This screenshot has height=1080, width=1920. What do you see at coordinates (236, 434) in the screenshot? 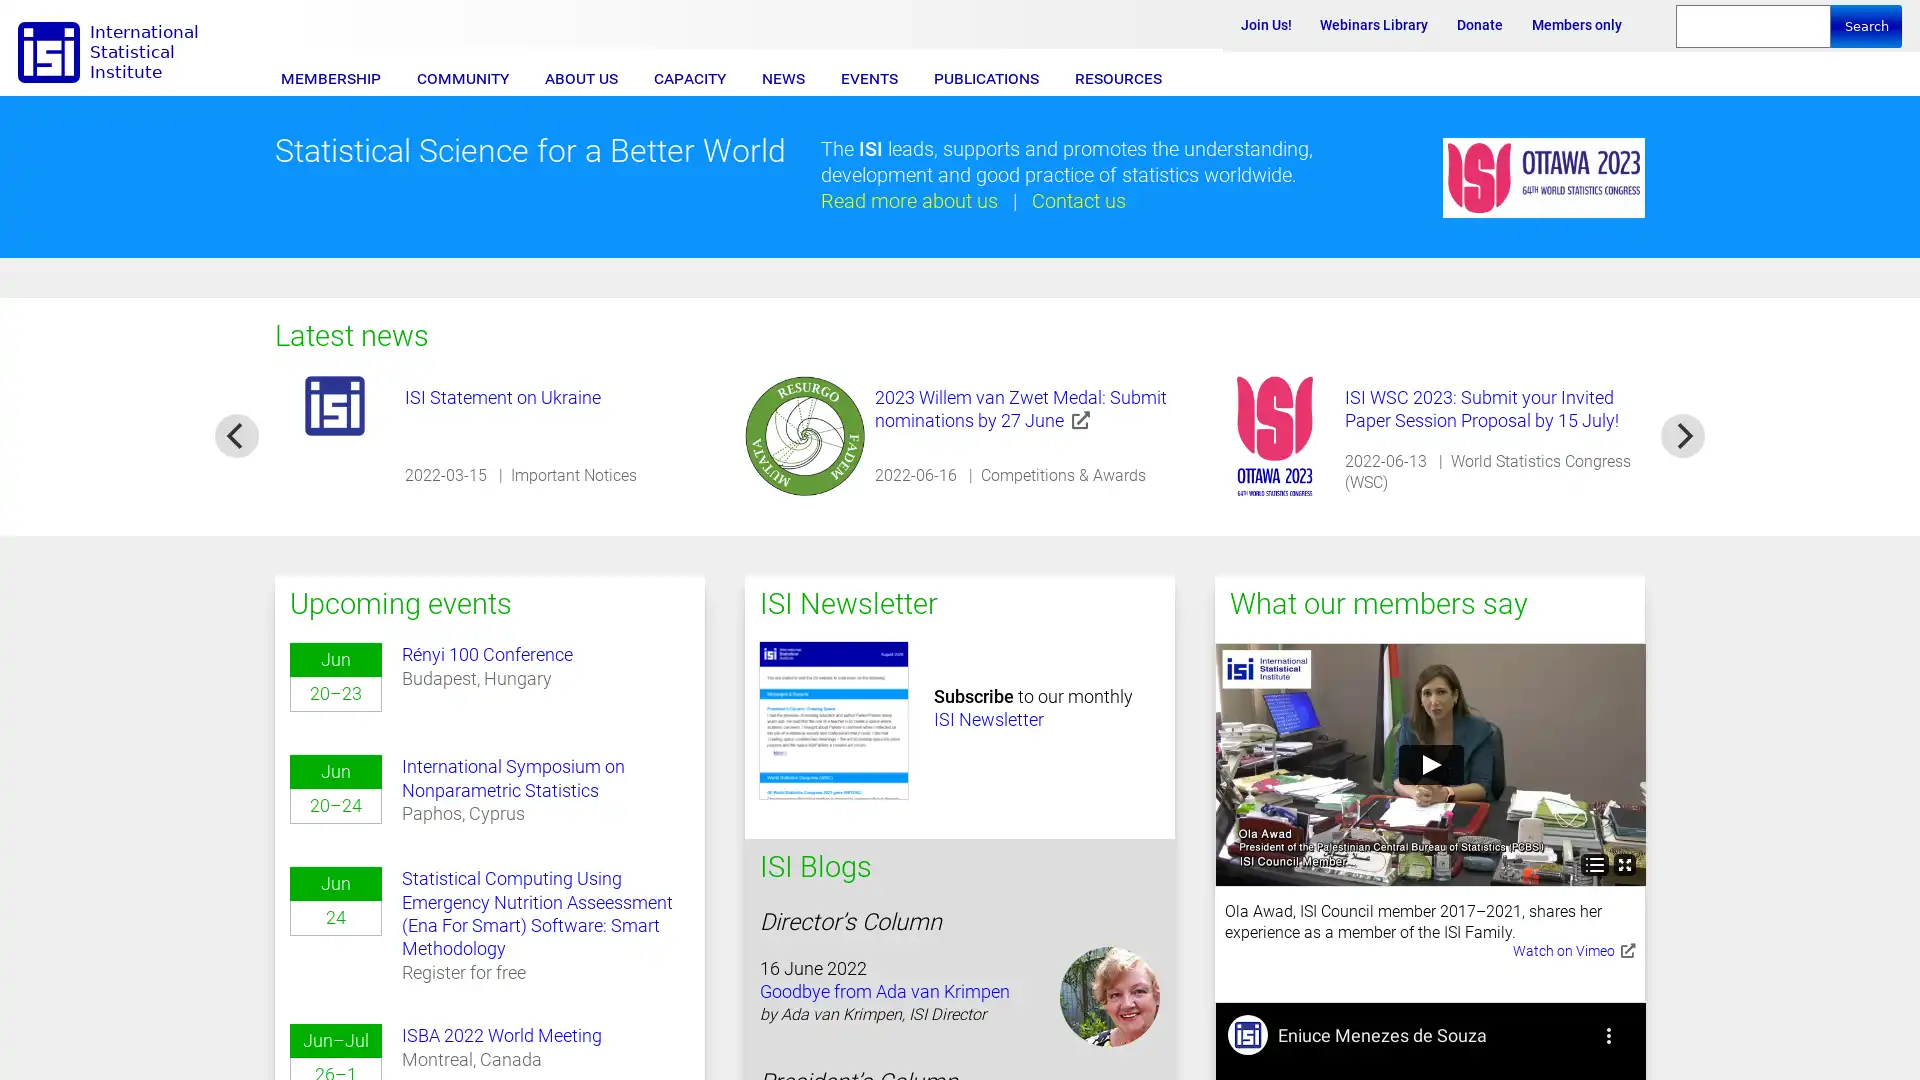
I see `previous` at bounding box center [236, 434].